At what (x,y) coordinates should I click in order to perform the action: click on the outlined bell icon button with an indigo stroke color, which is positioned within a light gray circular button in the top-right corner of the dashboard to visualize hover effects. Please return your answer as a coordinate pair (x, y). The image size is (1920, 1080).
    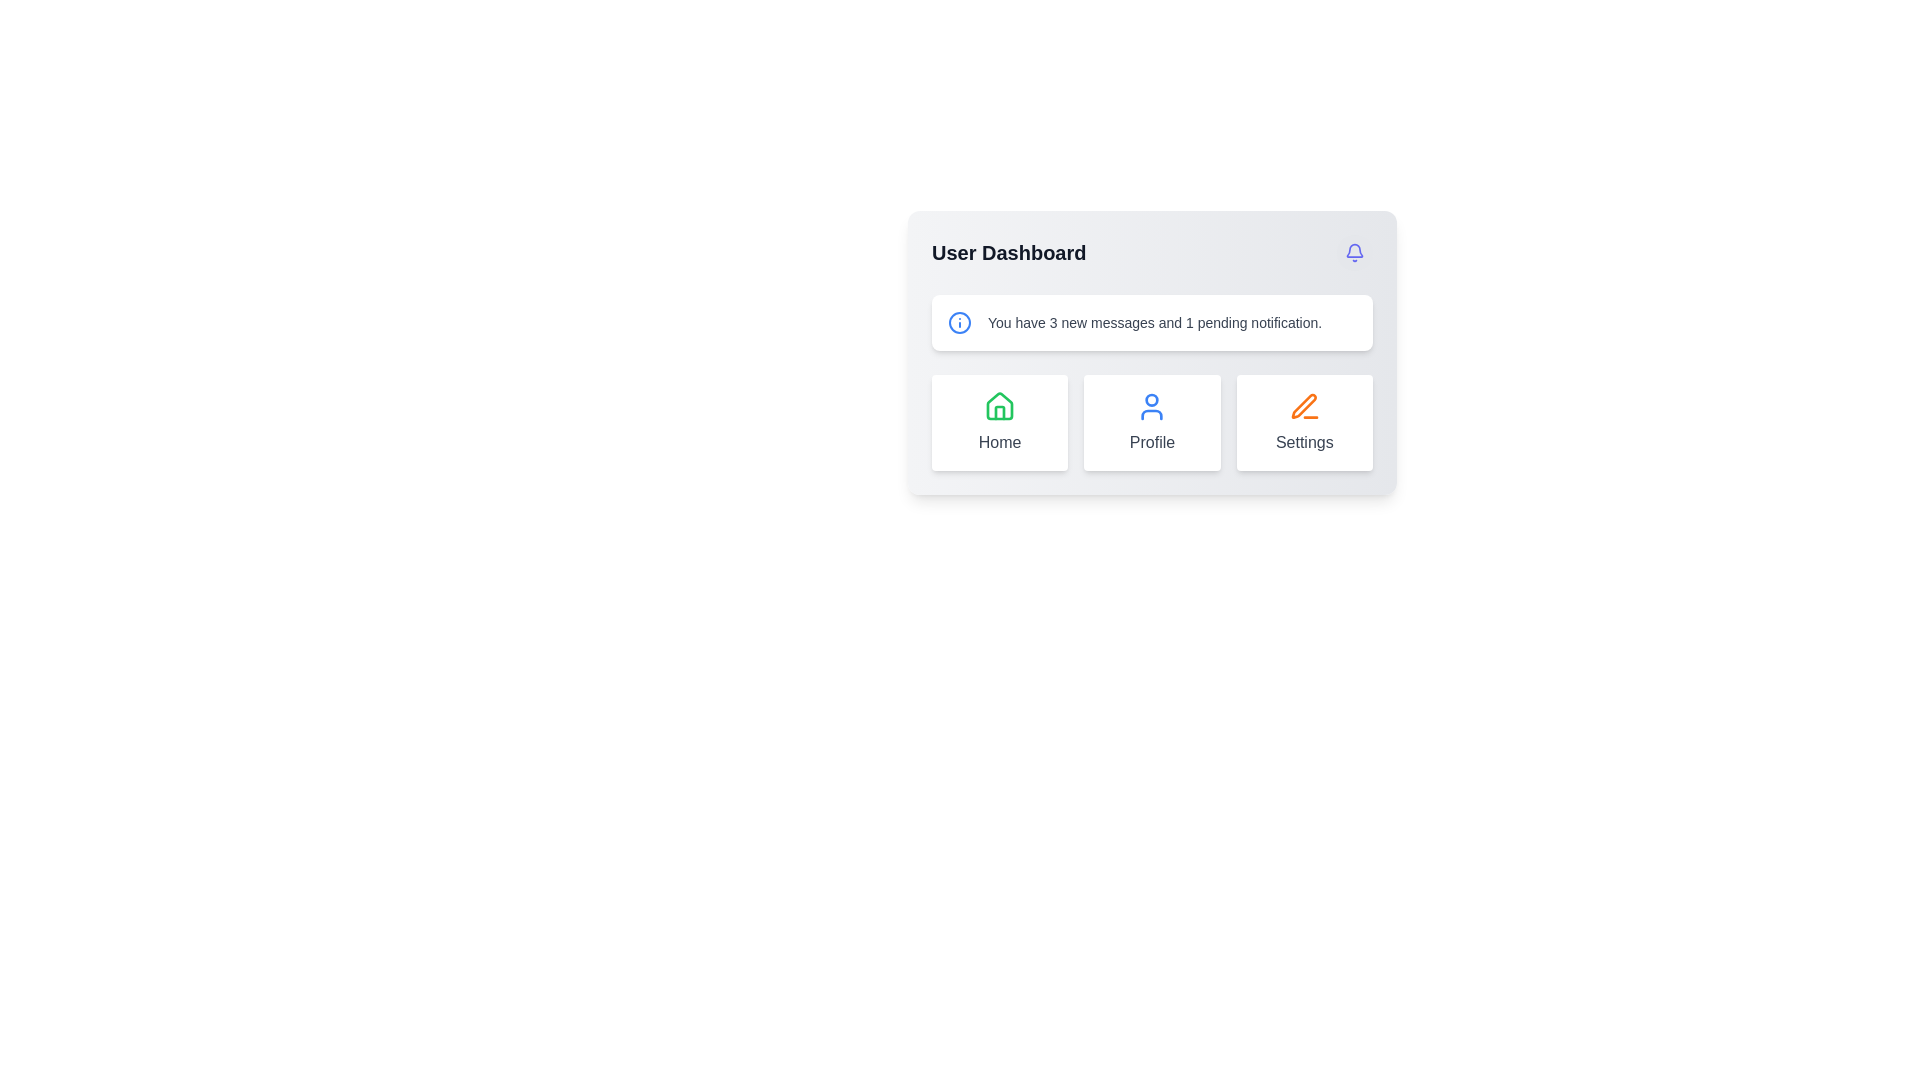
    Looking at the image, I should click on (1354, 252).